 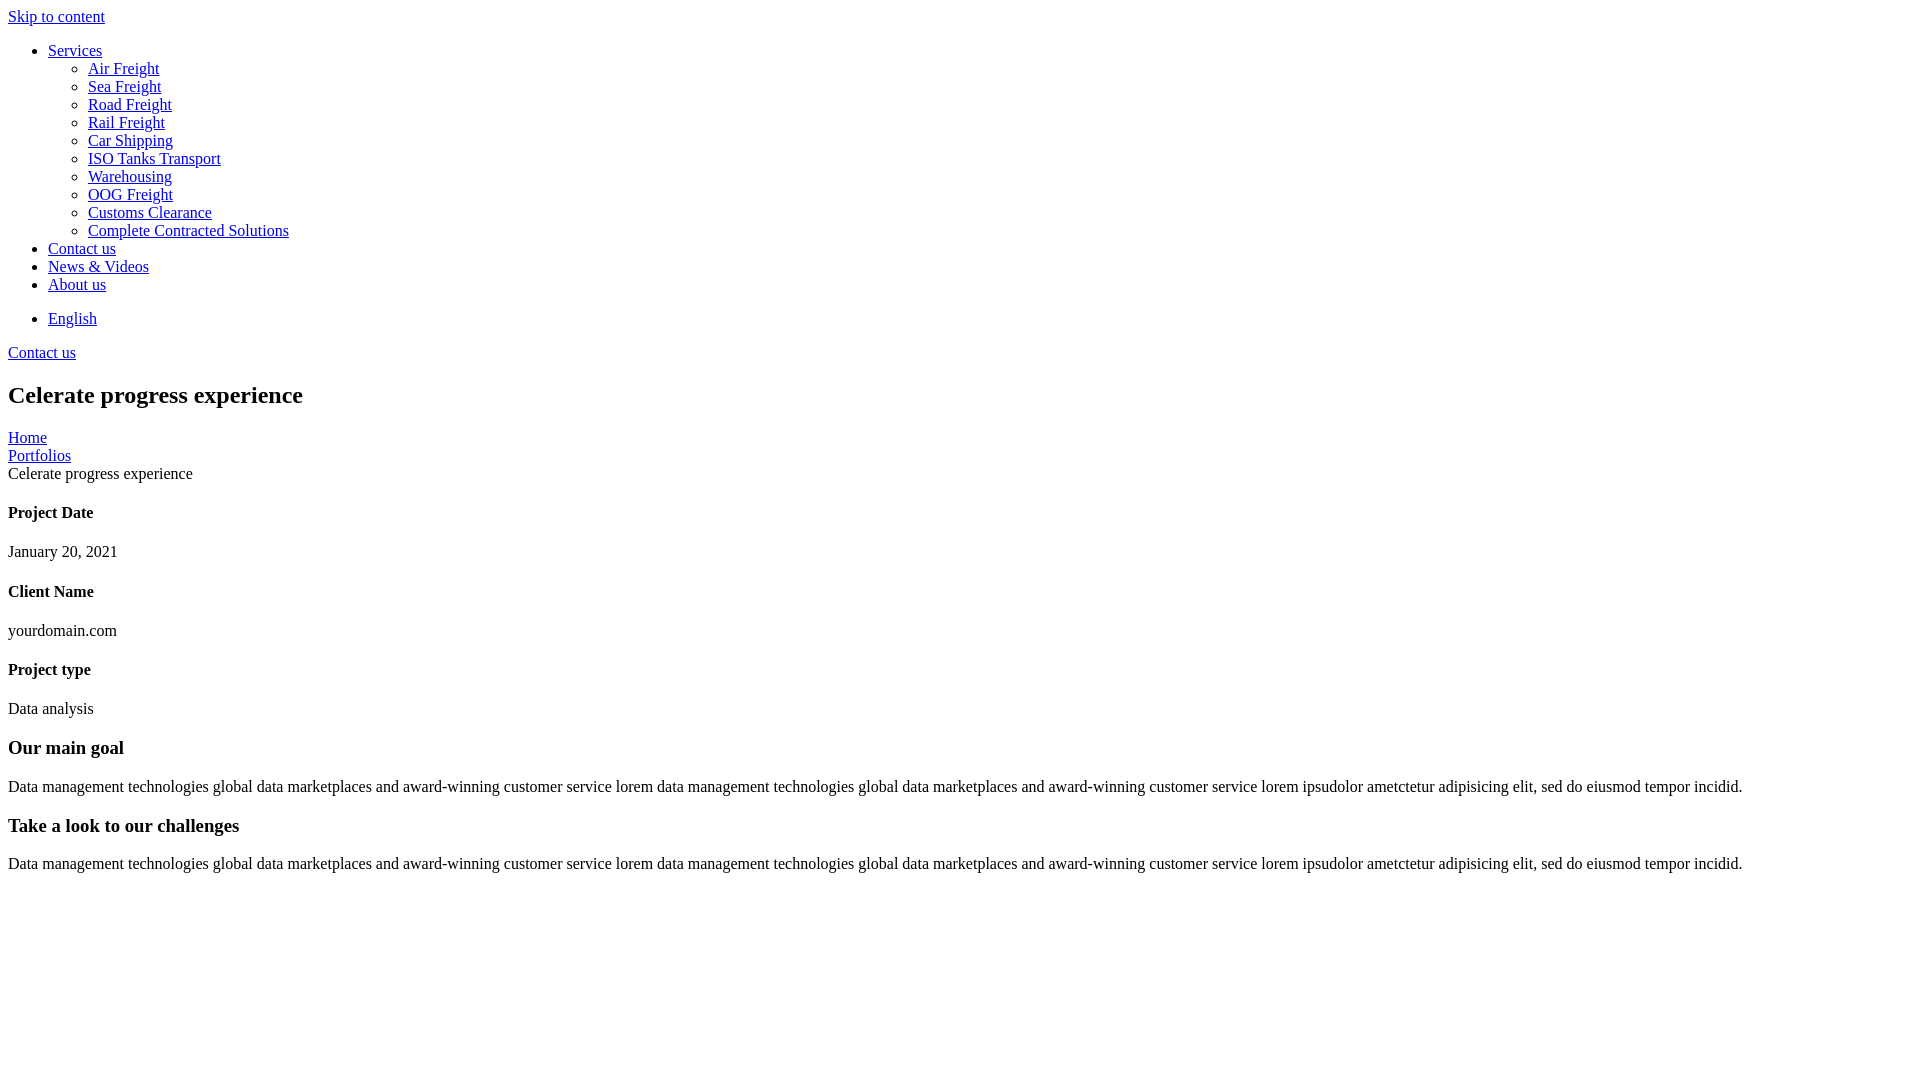 What do you see at coordinates (999, 104) in the screenshot?
I see `'Road Freight'` at bounding box center [999, 104].